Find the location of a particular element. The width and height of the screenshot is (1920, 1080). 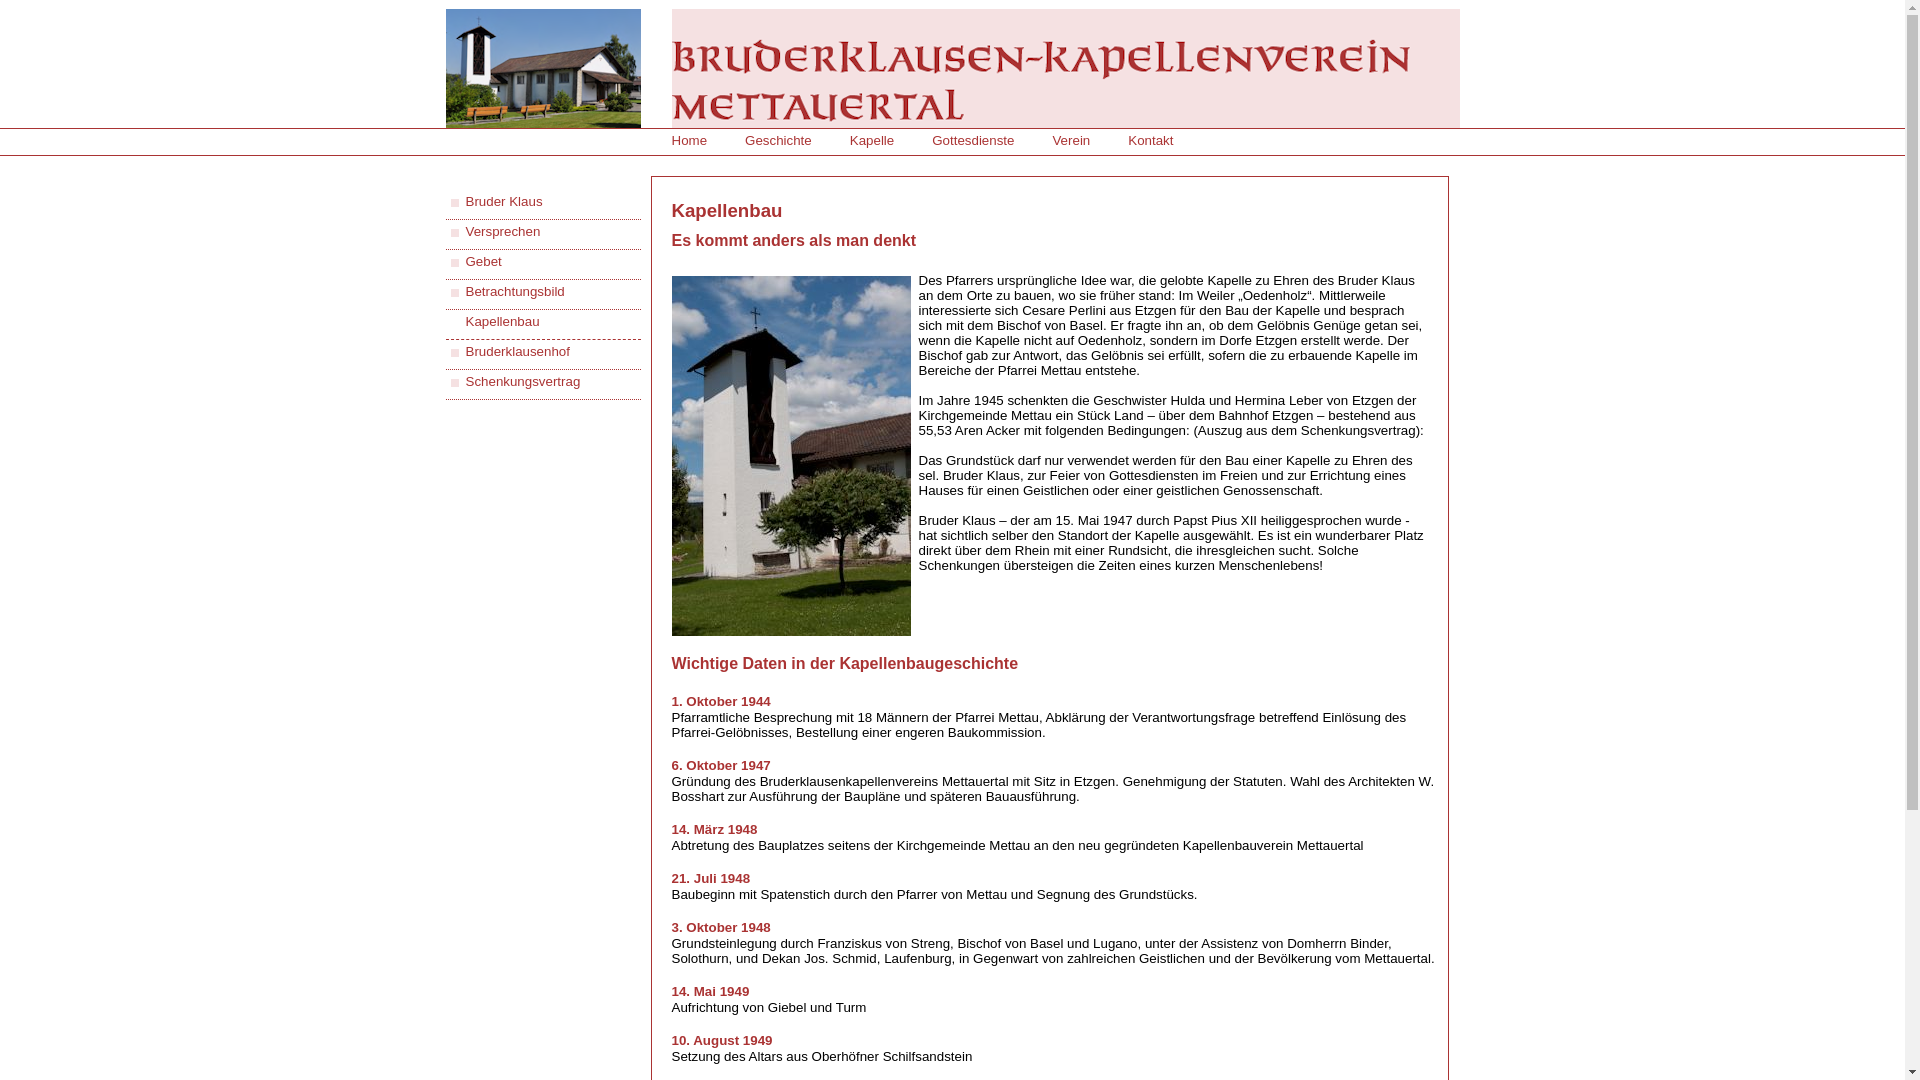

'Bruderklausenhof' is located at coordinates (518, 350).